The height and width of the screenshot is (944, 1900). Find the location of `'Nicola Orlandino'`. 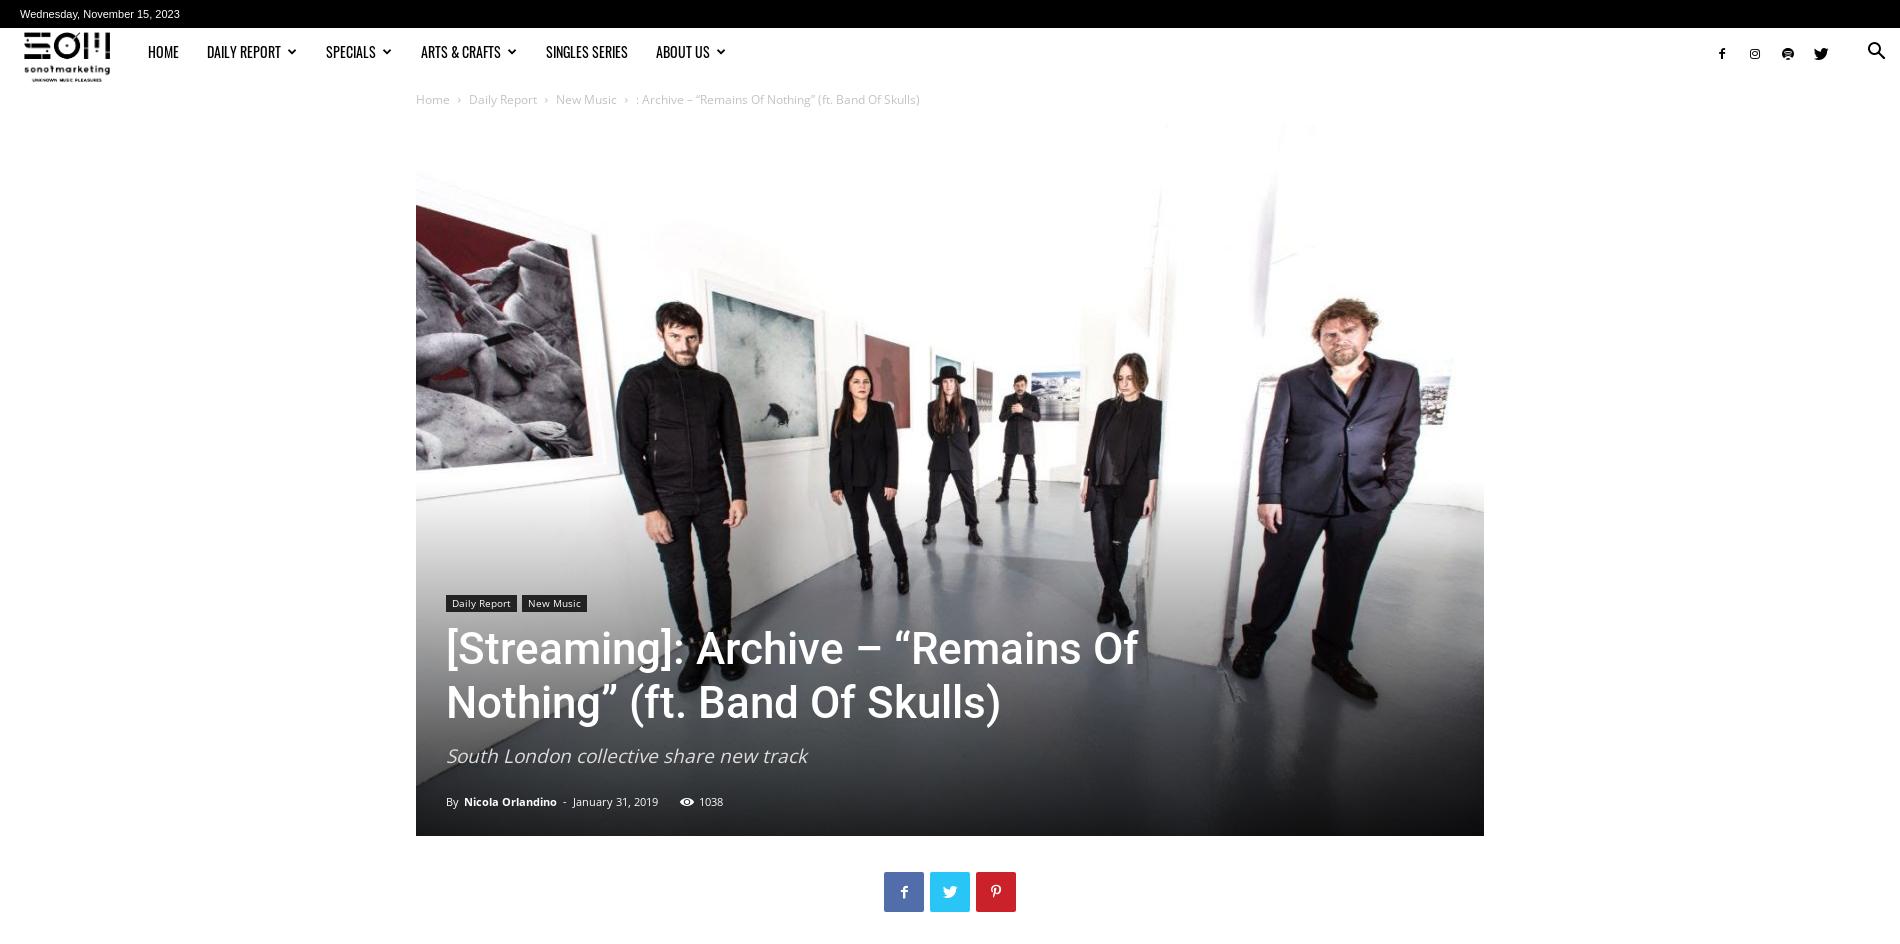

'Nicola Orlandino' is located at coordinates (510, 800).